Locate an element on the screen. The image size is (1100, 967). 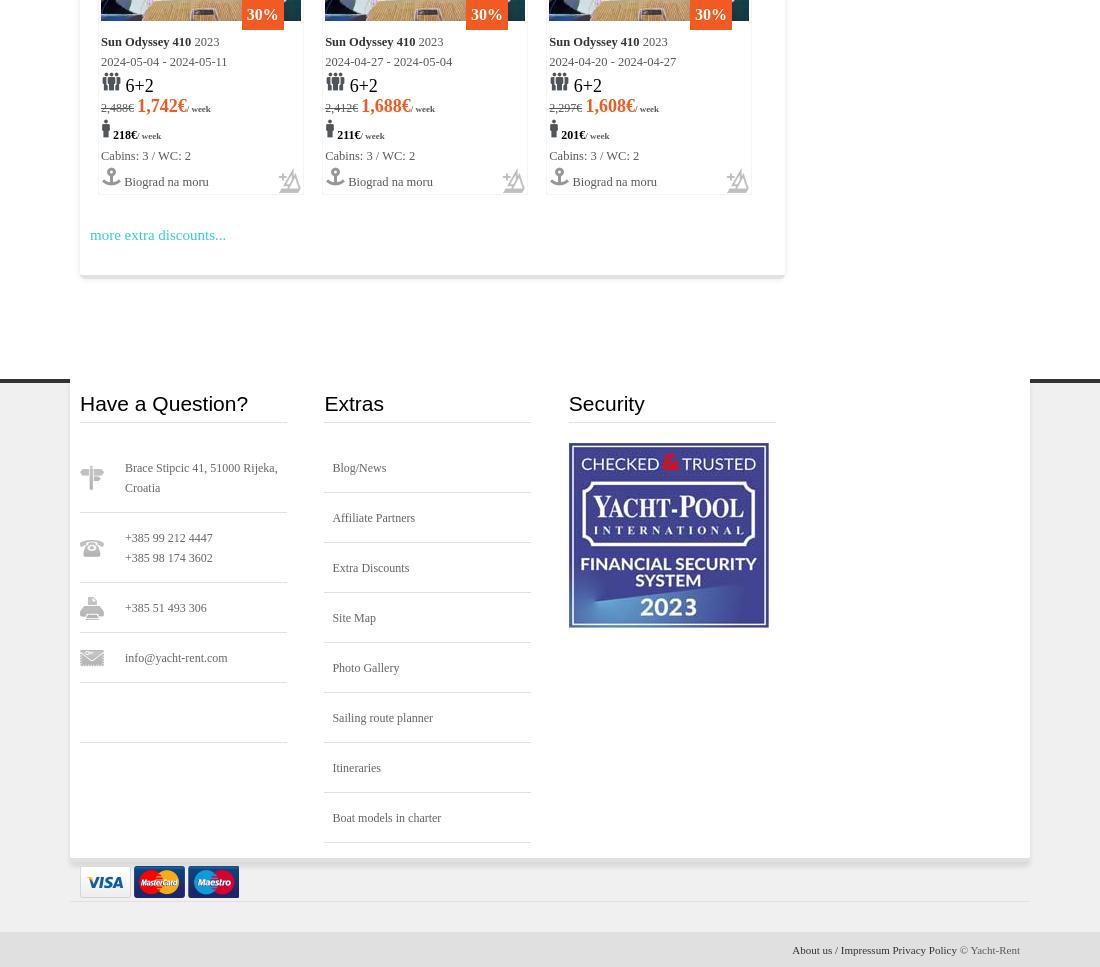
'info@yacht-rent.com' is located at coordinates (175, 657).